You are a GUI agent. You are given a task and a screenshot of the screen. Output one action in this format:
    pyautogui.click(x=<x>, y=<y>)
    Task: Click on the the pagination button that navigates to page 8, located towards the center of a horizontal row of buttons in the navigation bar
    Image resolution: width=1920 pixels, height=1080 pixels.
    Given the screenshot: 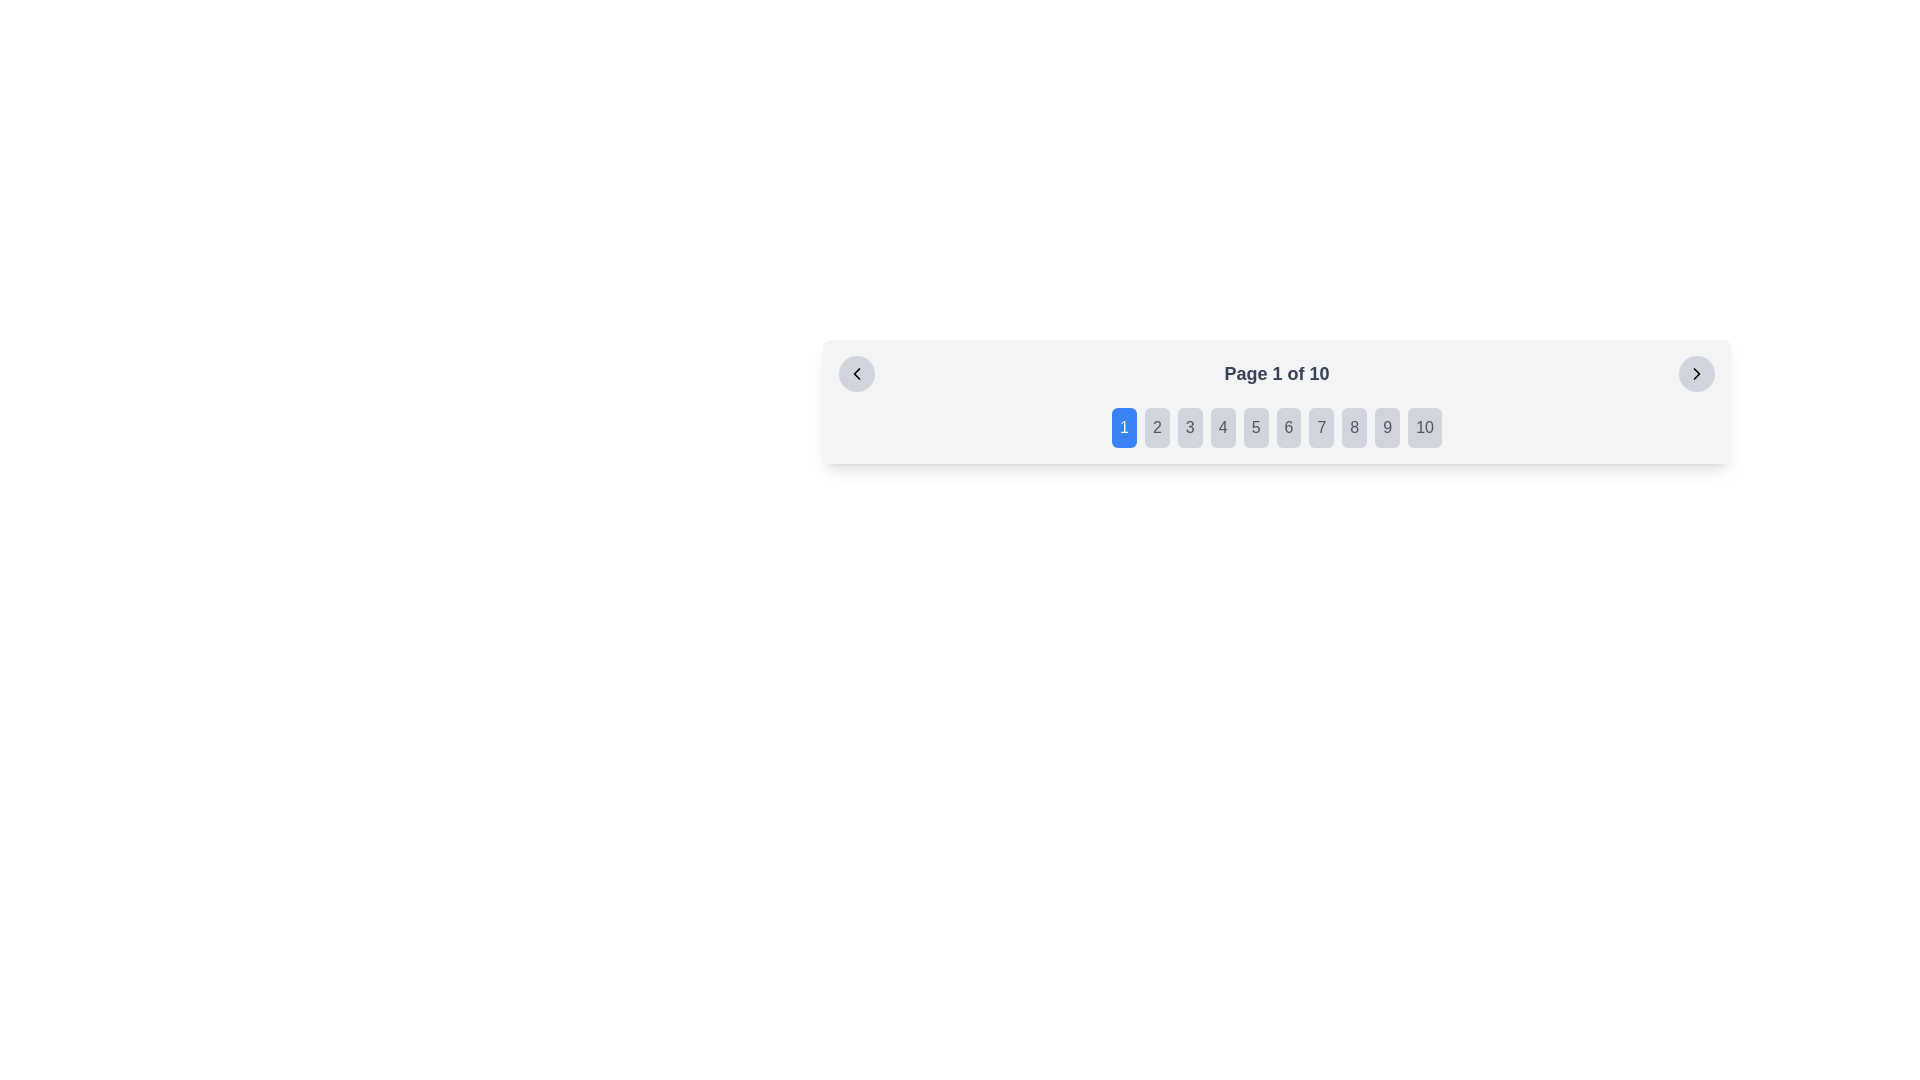 What is the action you would take?
    pyautogui.click(x=1354, y=427)
    